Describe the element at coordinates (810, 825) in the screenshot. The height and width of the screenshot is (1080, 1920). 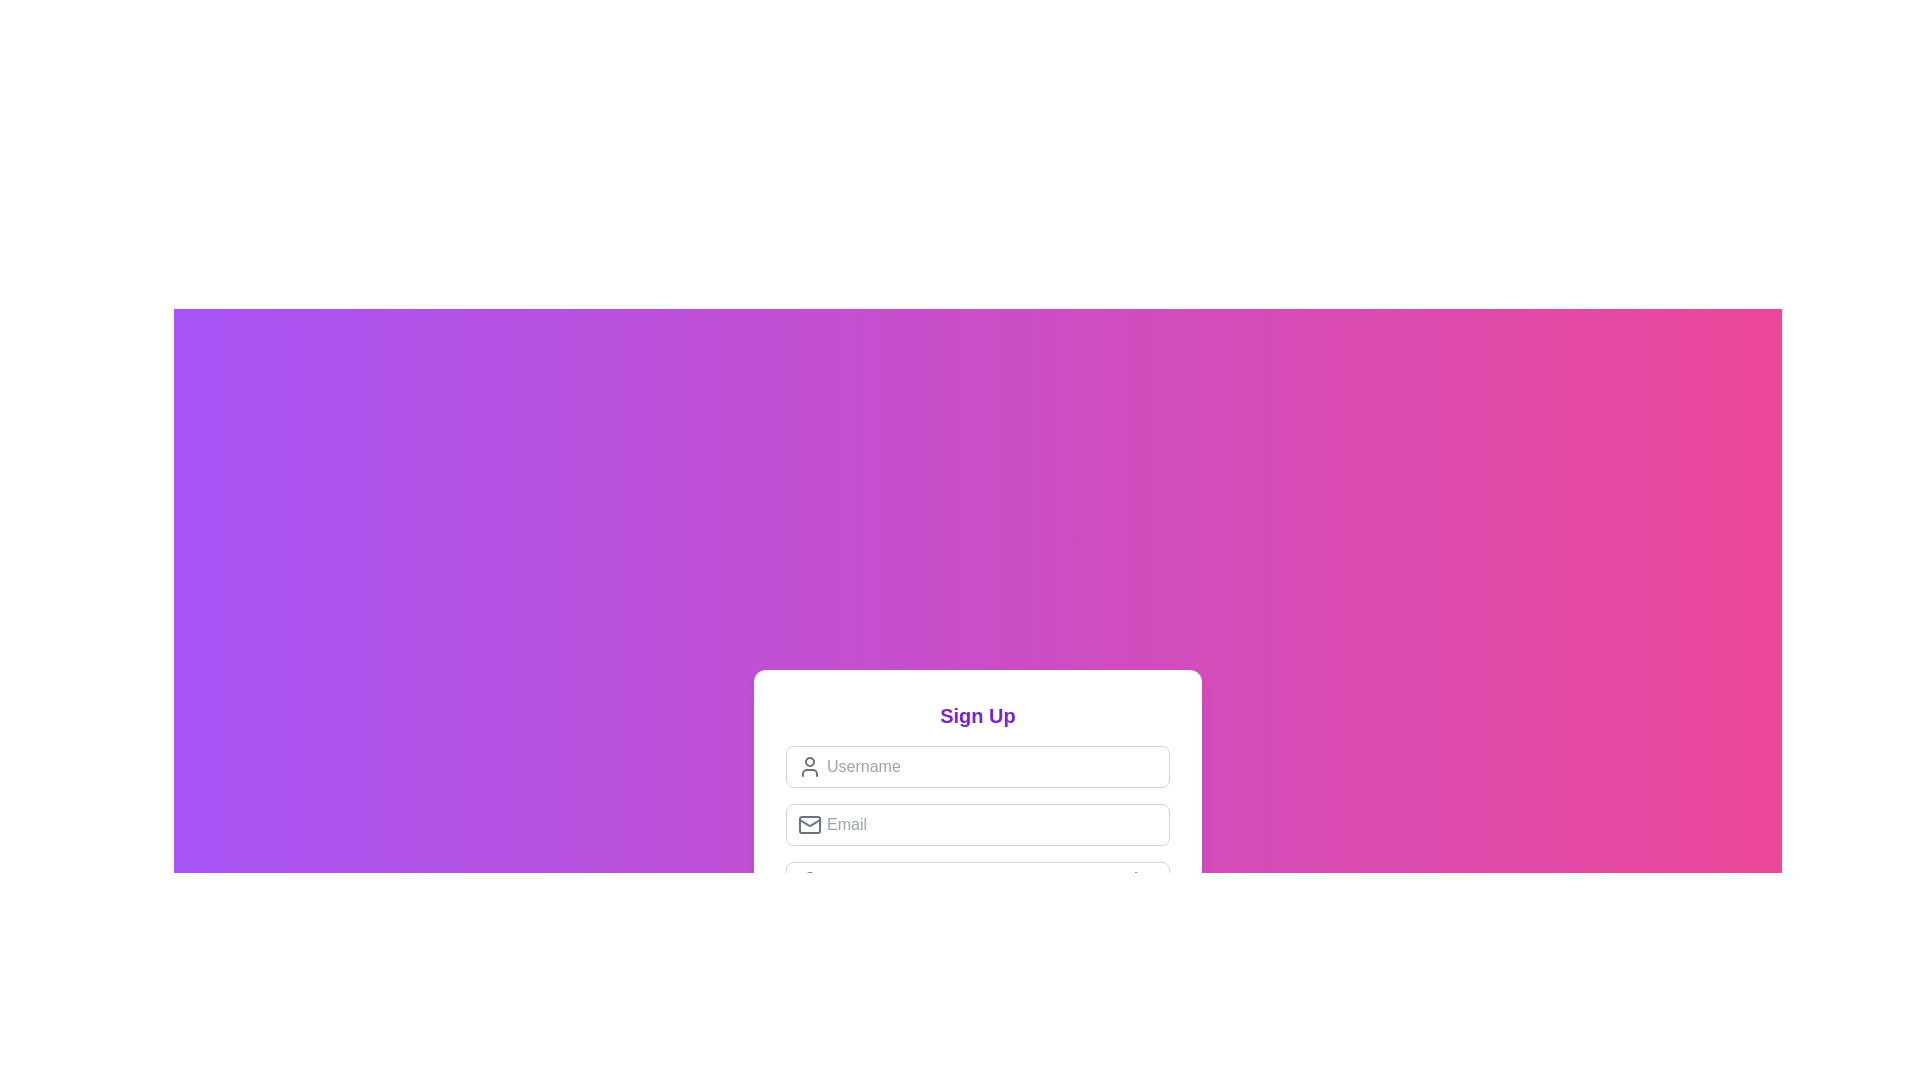
I see `SVG rectangle element representing the email icon, which is positioned to the left of the 'Email' input field in a form with a purple gradient background` at that location.